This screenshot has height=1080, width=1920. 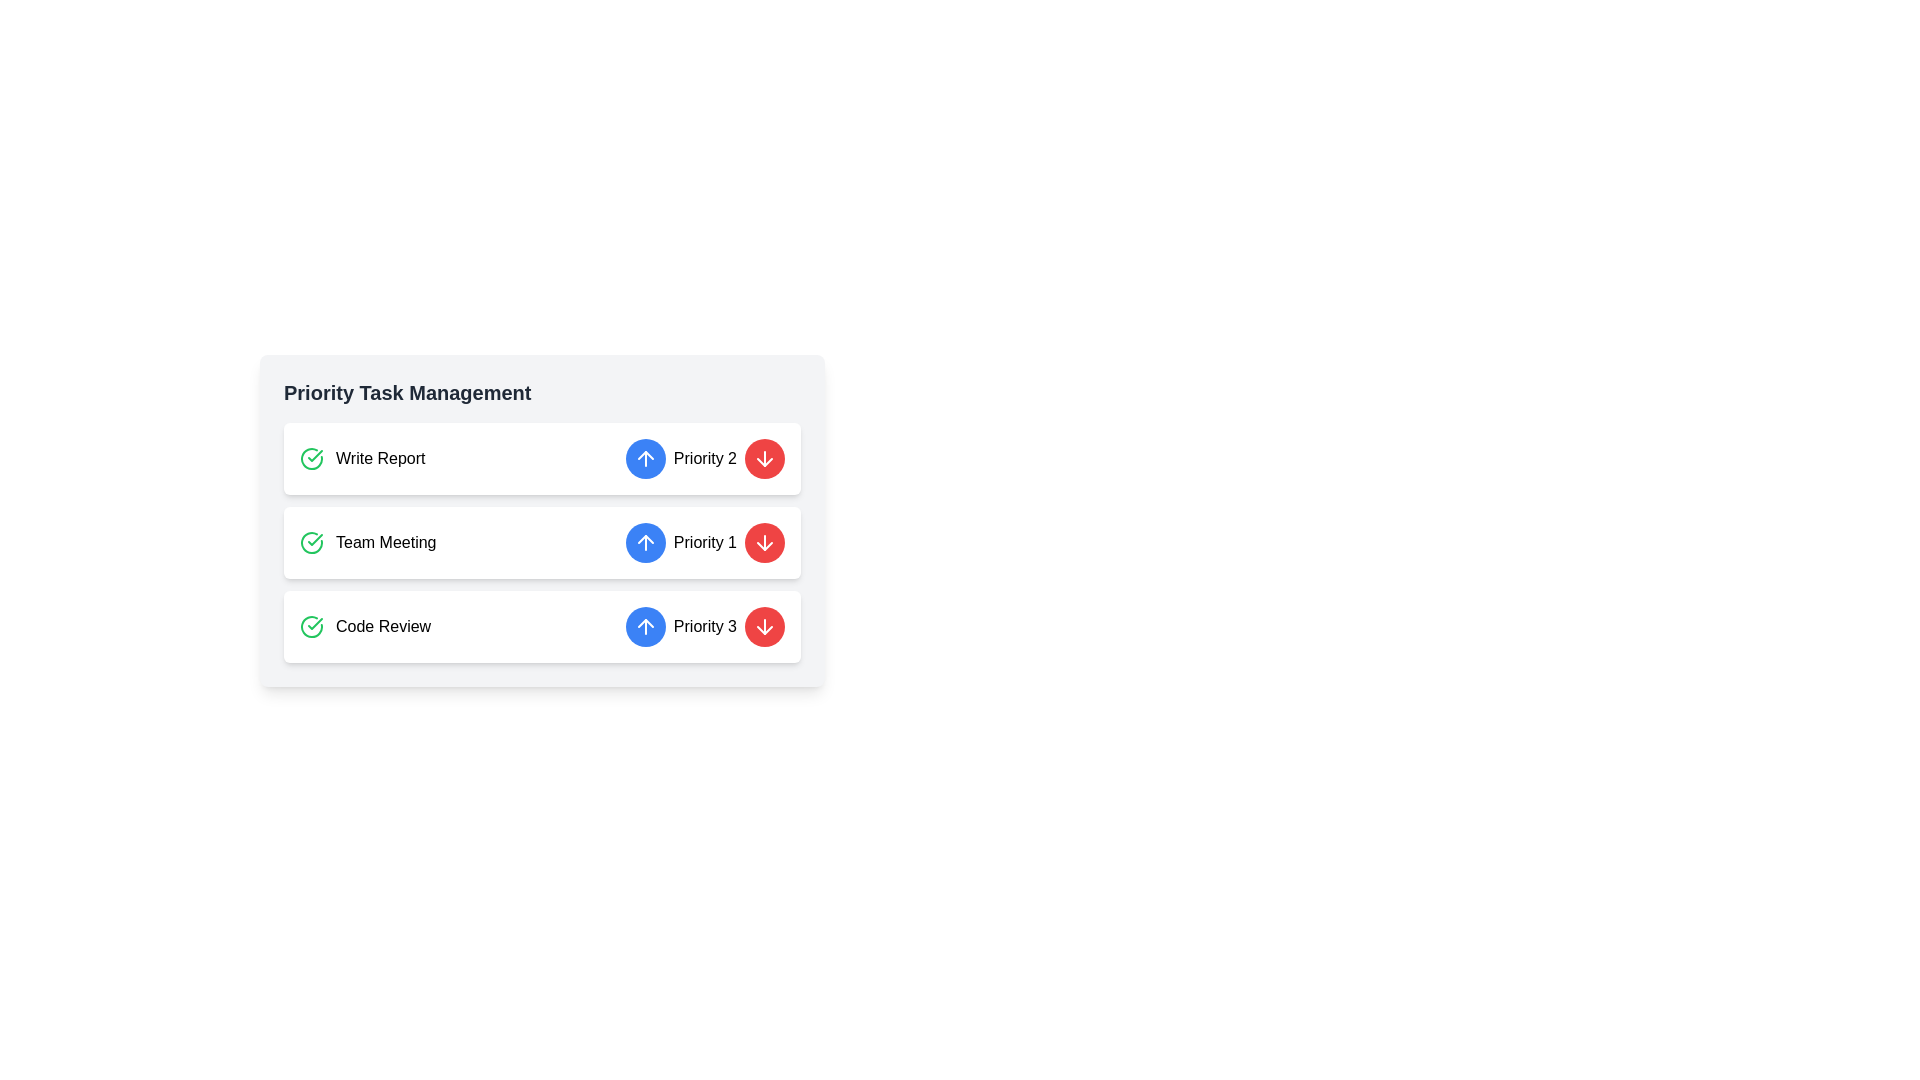 I want to click on the text label identifying the task titled 'Team Meeting' in the 'Priority Task Management' section, so click(x=368, y=543).